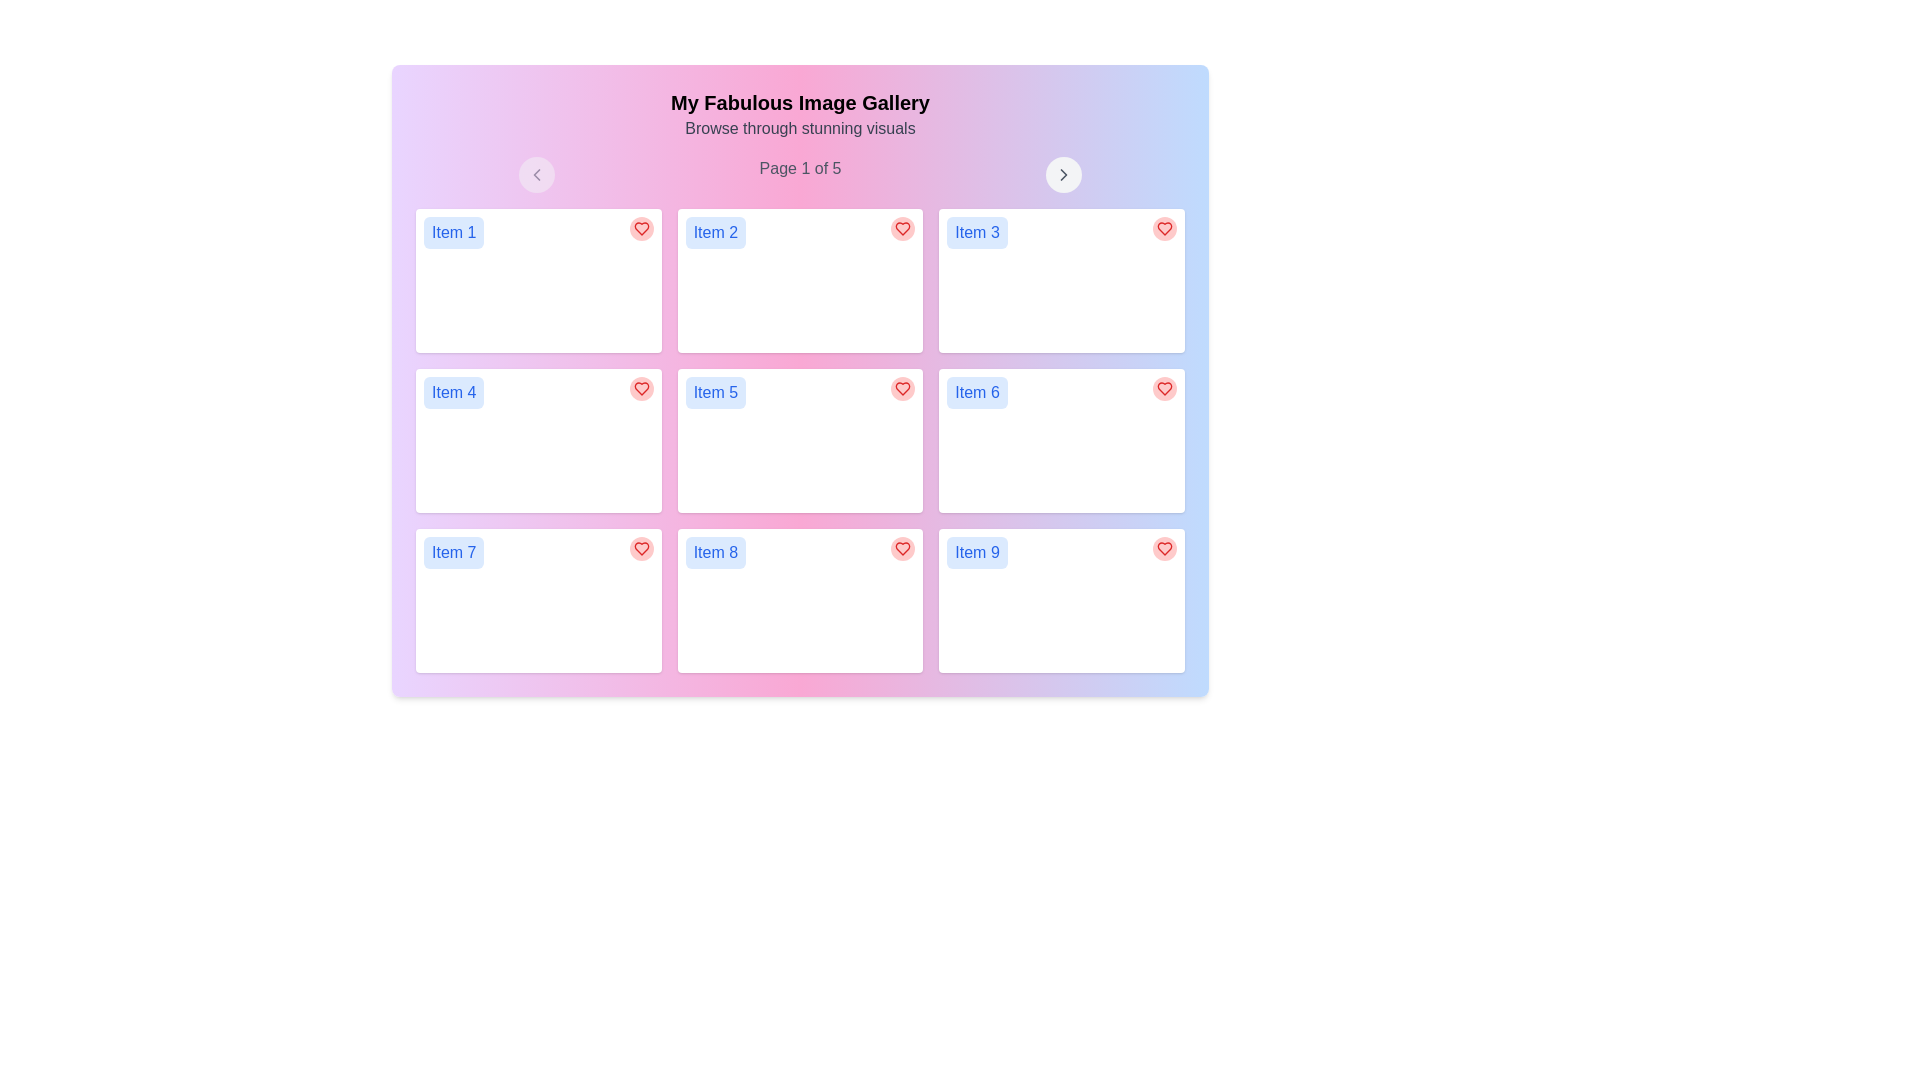 The image size is (1920, 1080). What do you see at coordinates (641, 227) in the screenshot?
I see `the favorite button located in the upper-right corner of the card labeled 'Item 1' in 'My Fabulous Image Gallery' to mark the item as a favorite` at bounding box center [641, 227].